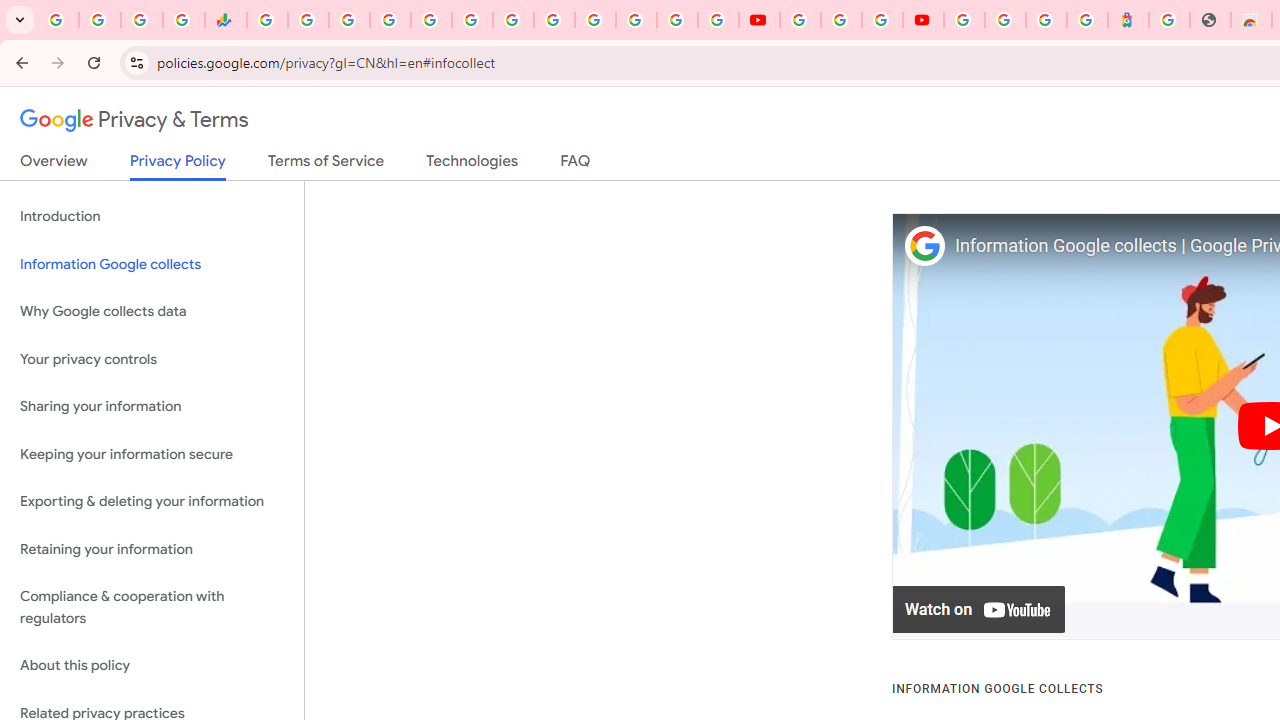  Describe the element at coordinates (922, 20) in the screenshot. I see `'Content Creator Programs & Opportunities - YouTube Creators'` at that location.